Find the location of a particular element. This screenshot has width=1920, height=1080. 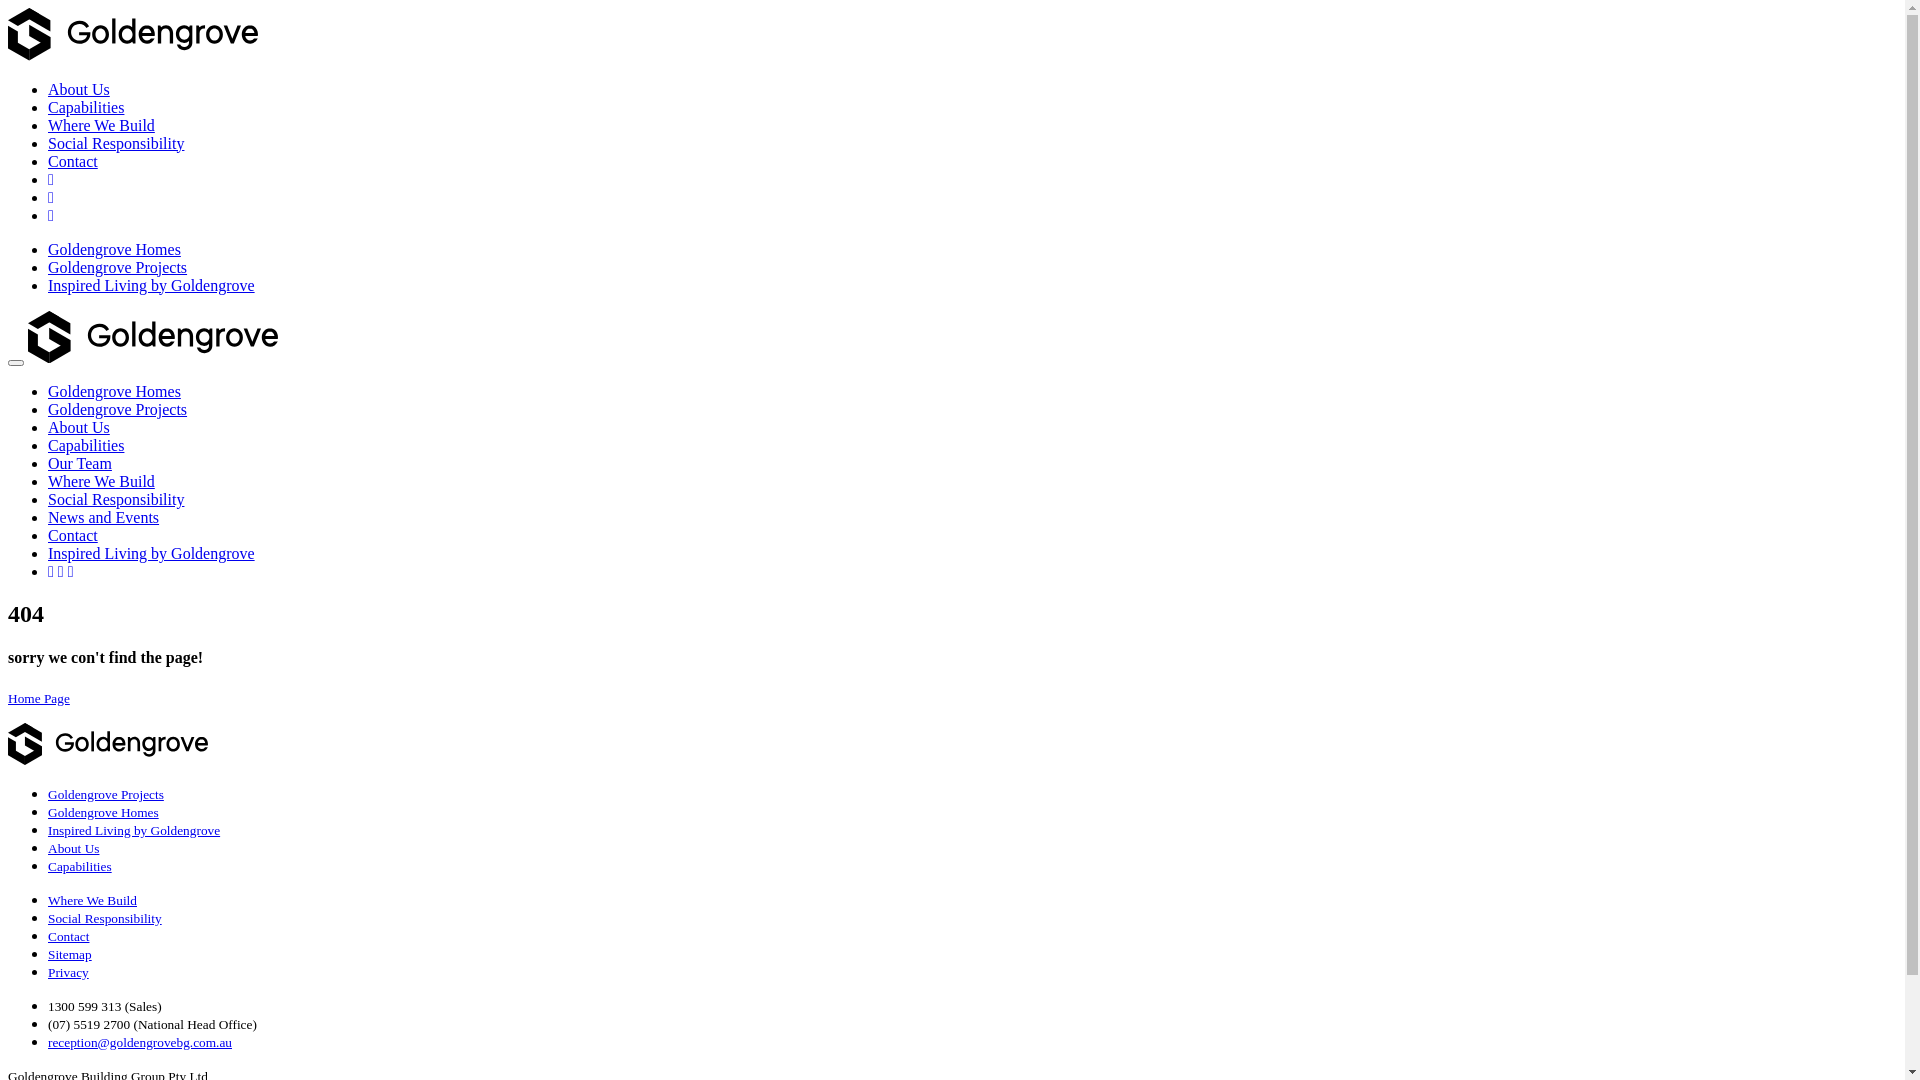

'Toggle navigation' is located at coordinates (15, 362).